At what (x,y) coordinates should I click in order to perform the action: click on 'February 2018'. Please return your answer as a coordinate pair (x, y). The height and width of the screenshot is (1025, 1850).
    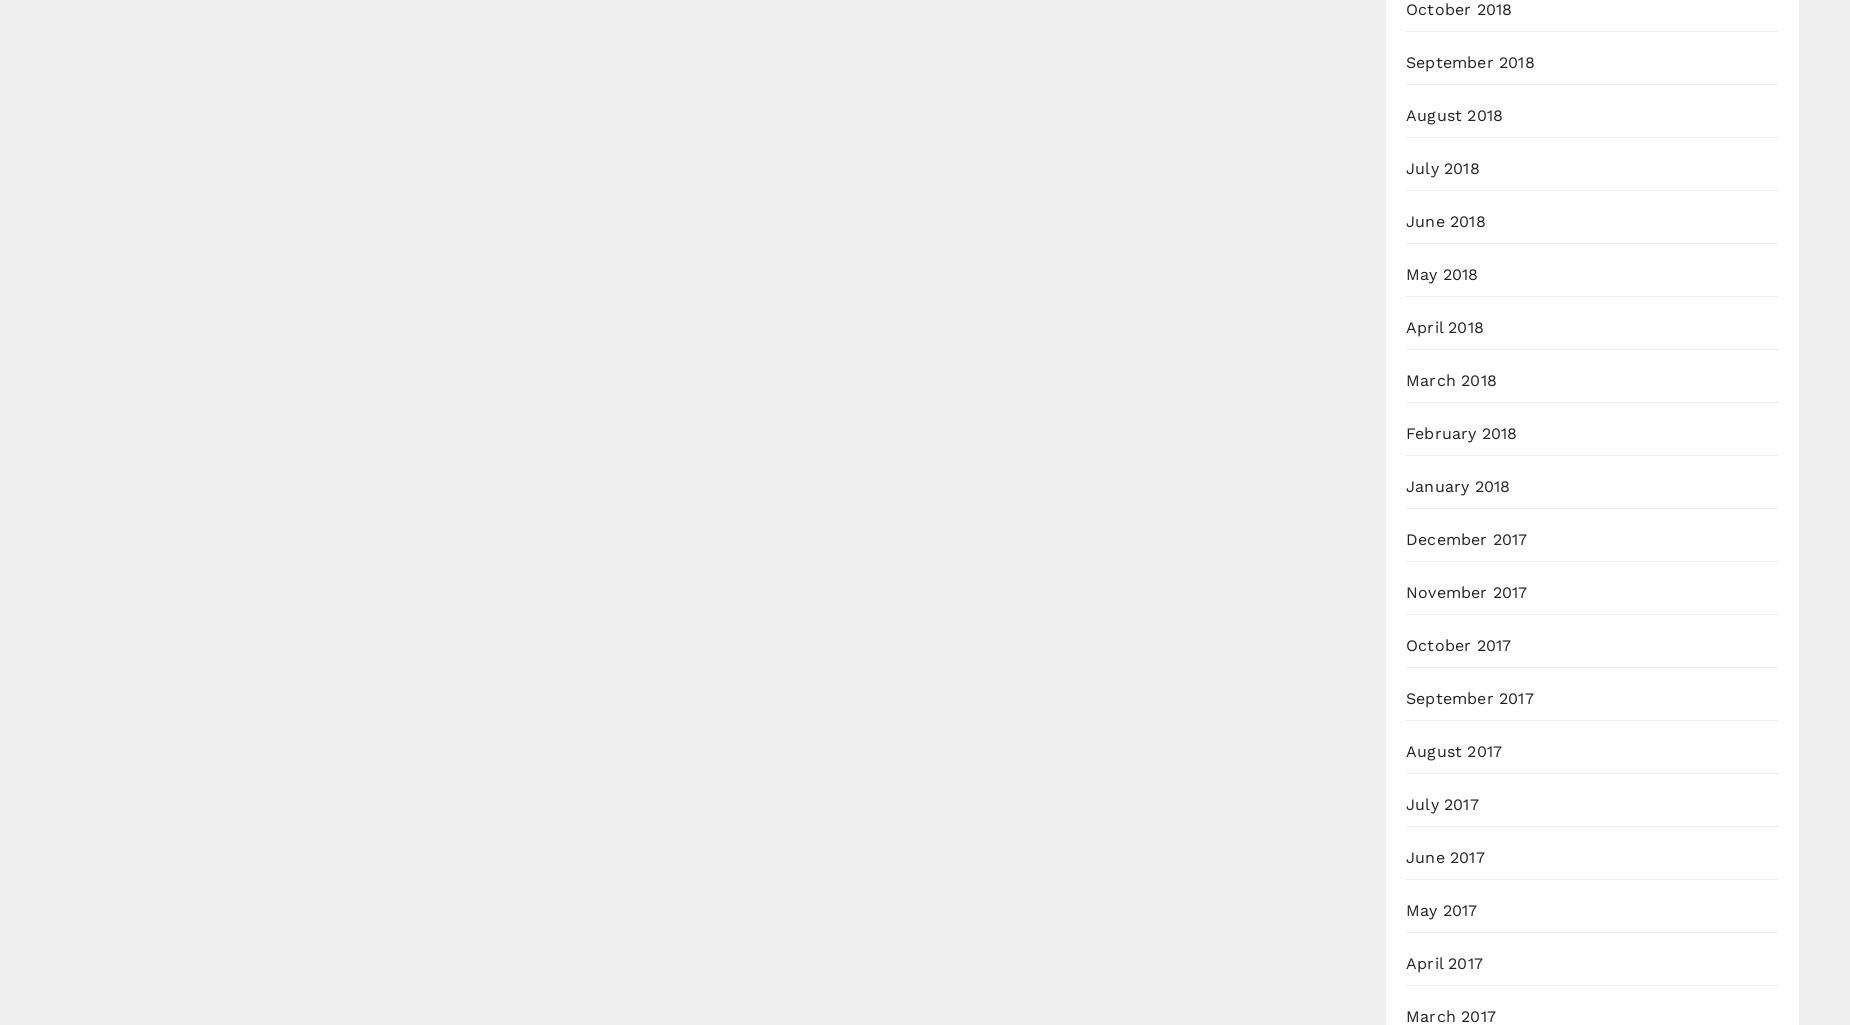
    Looking at the image, I should click on (1461, 432).